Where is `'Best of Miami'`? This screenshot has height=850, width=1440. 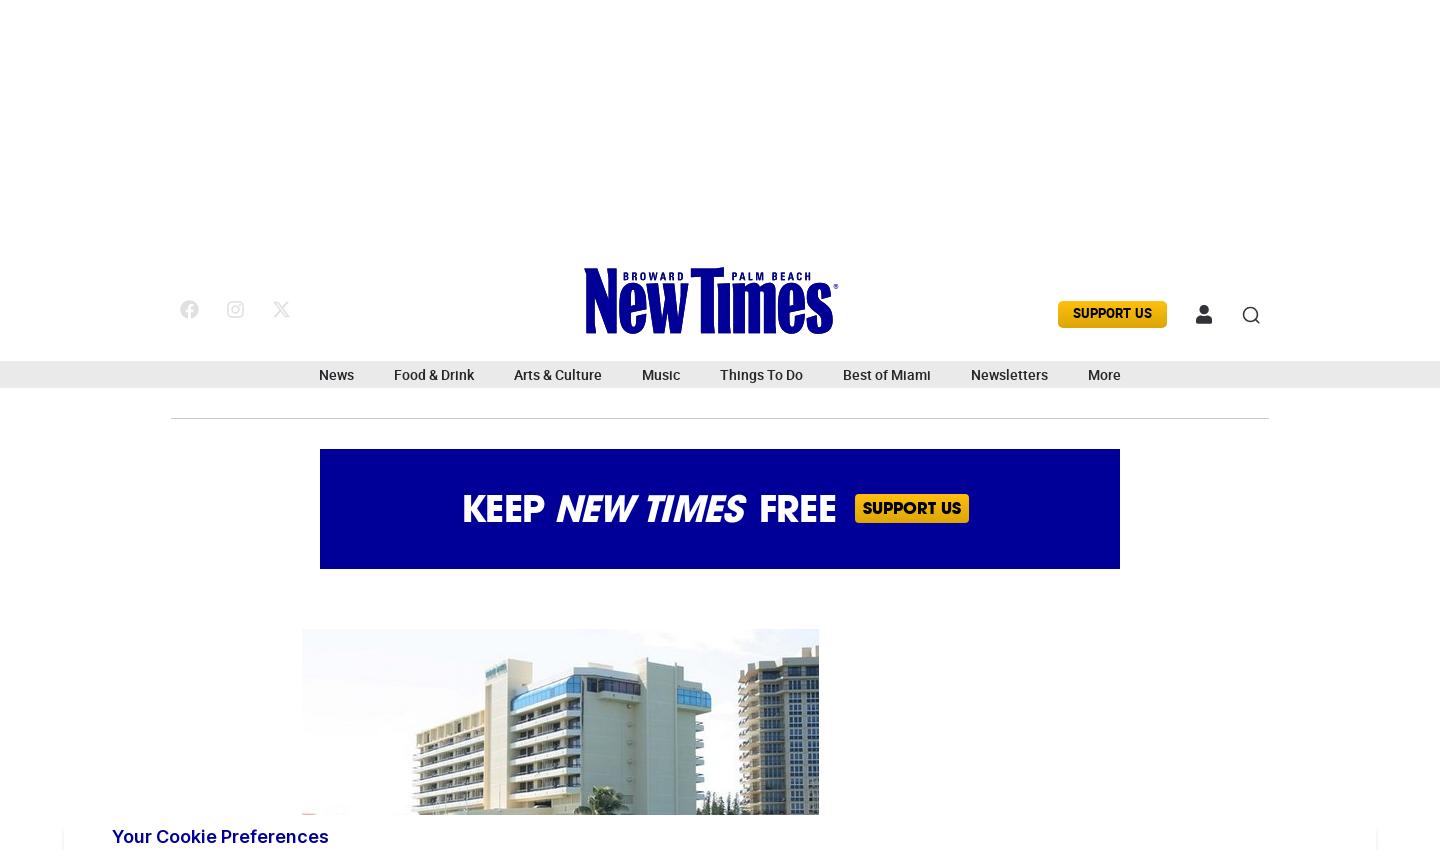 'Best of Miami' is located at coordinates (841, 374).